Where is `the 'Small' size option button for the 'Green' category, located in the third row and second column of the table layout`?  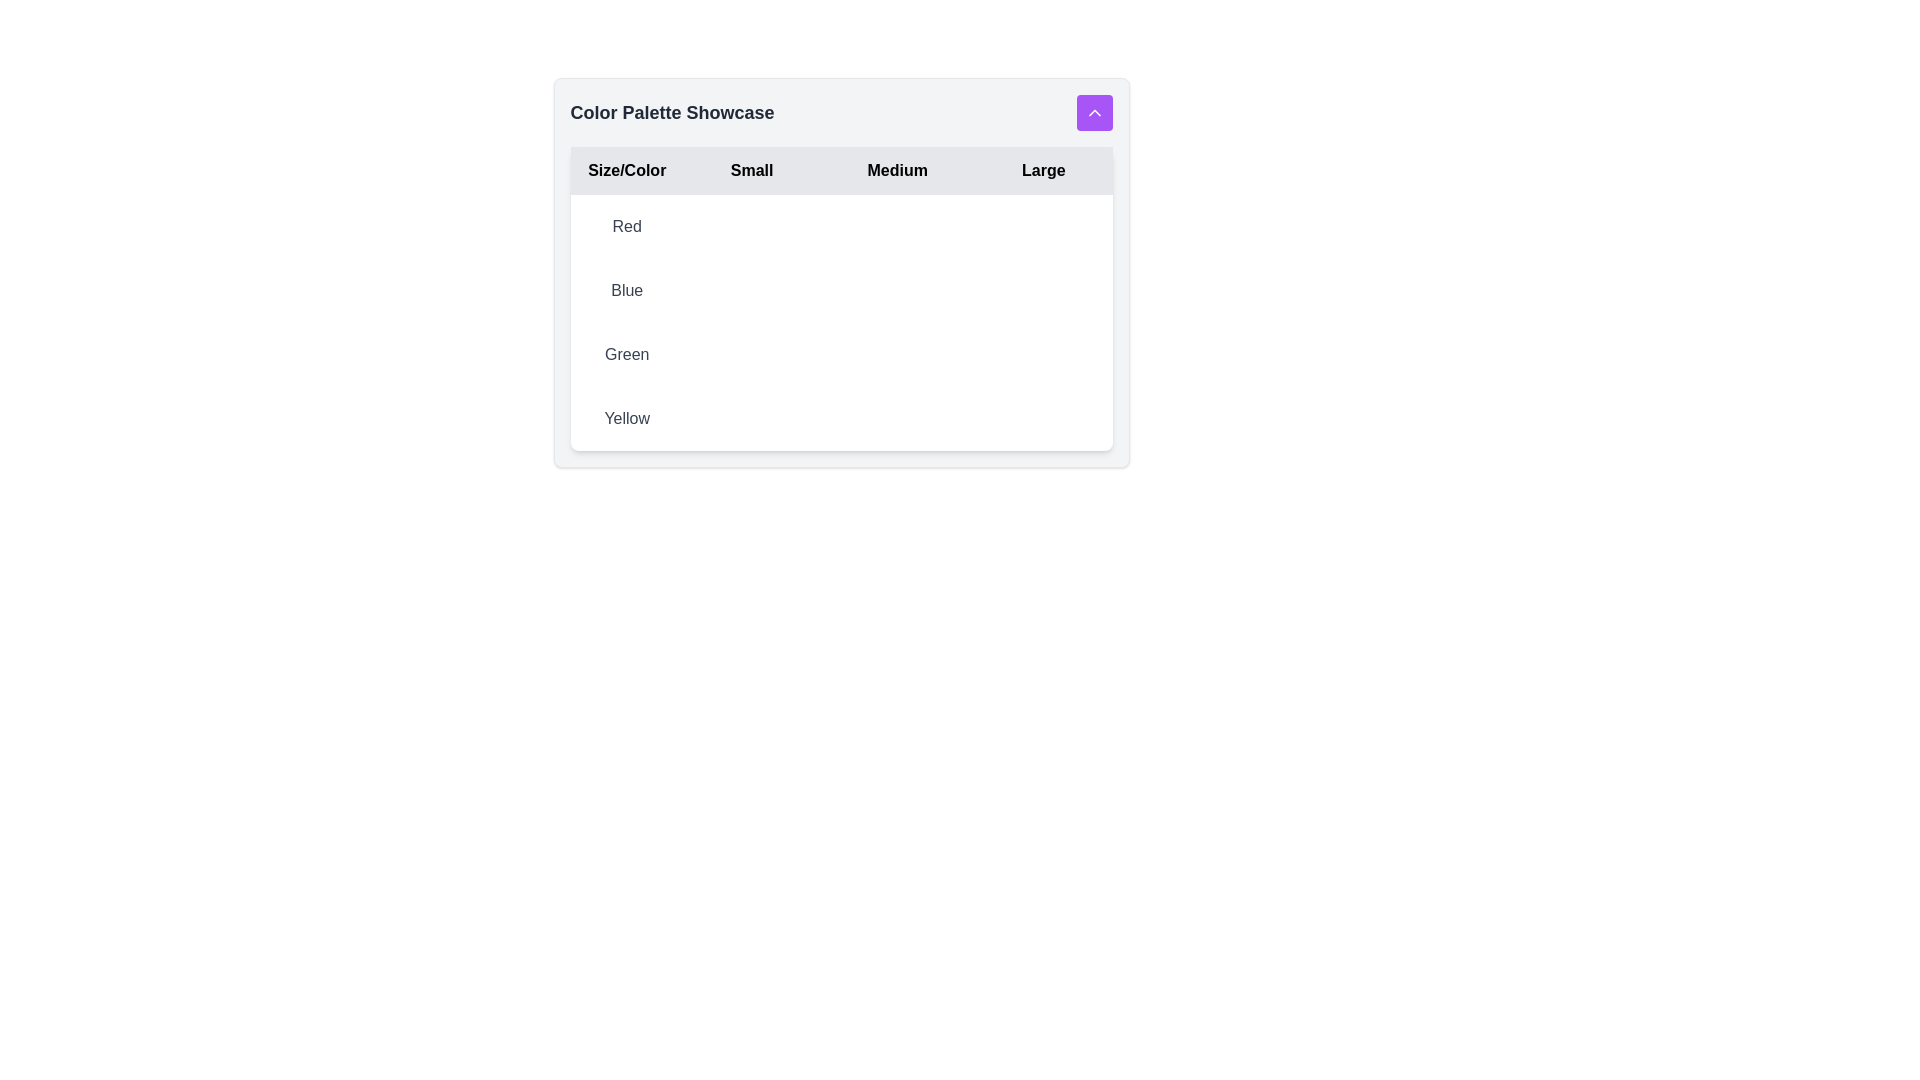
the 'Small' size option button for the 'Green' category, located in the third row and second column of the table layout is located at coordinates (751, 353).